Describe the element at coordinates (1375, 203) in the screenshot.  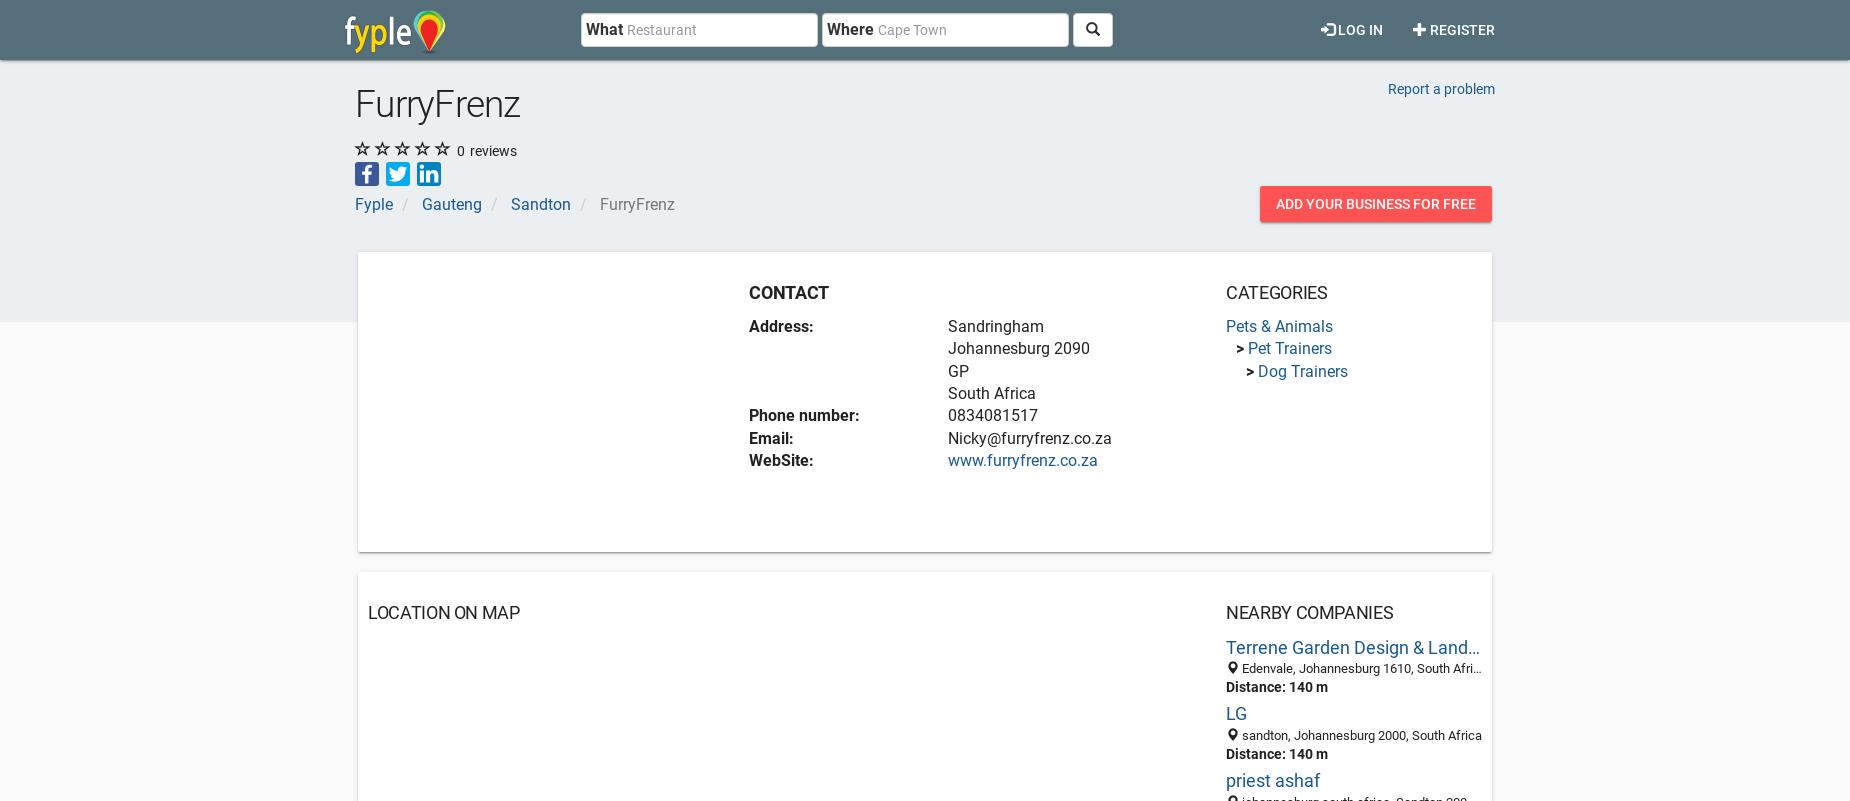
I see `'Add your business for free'` at that location.